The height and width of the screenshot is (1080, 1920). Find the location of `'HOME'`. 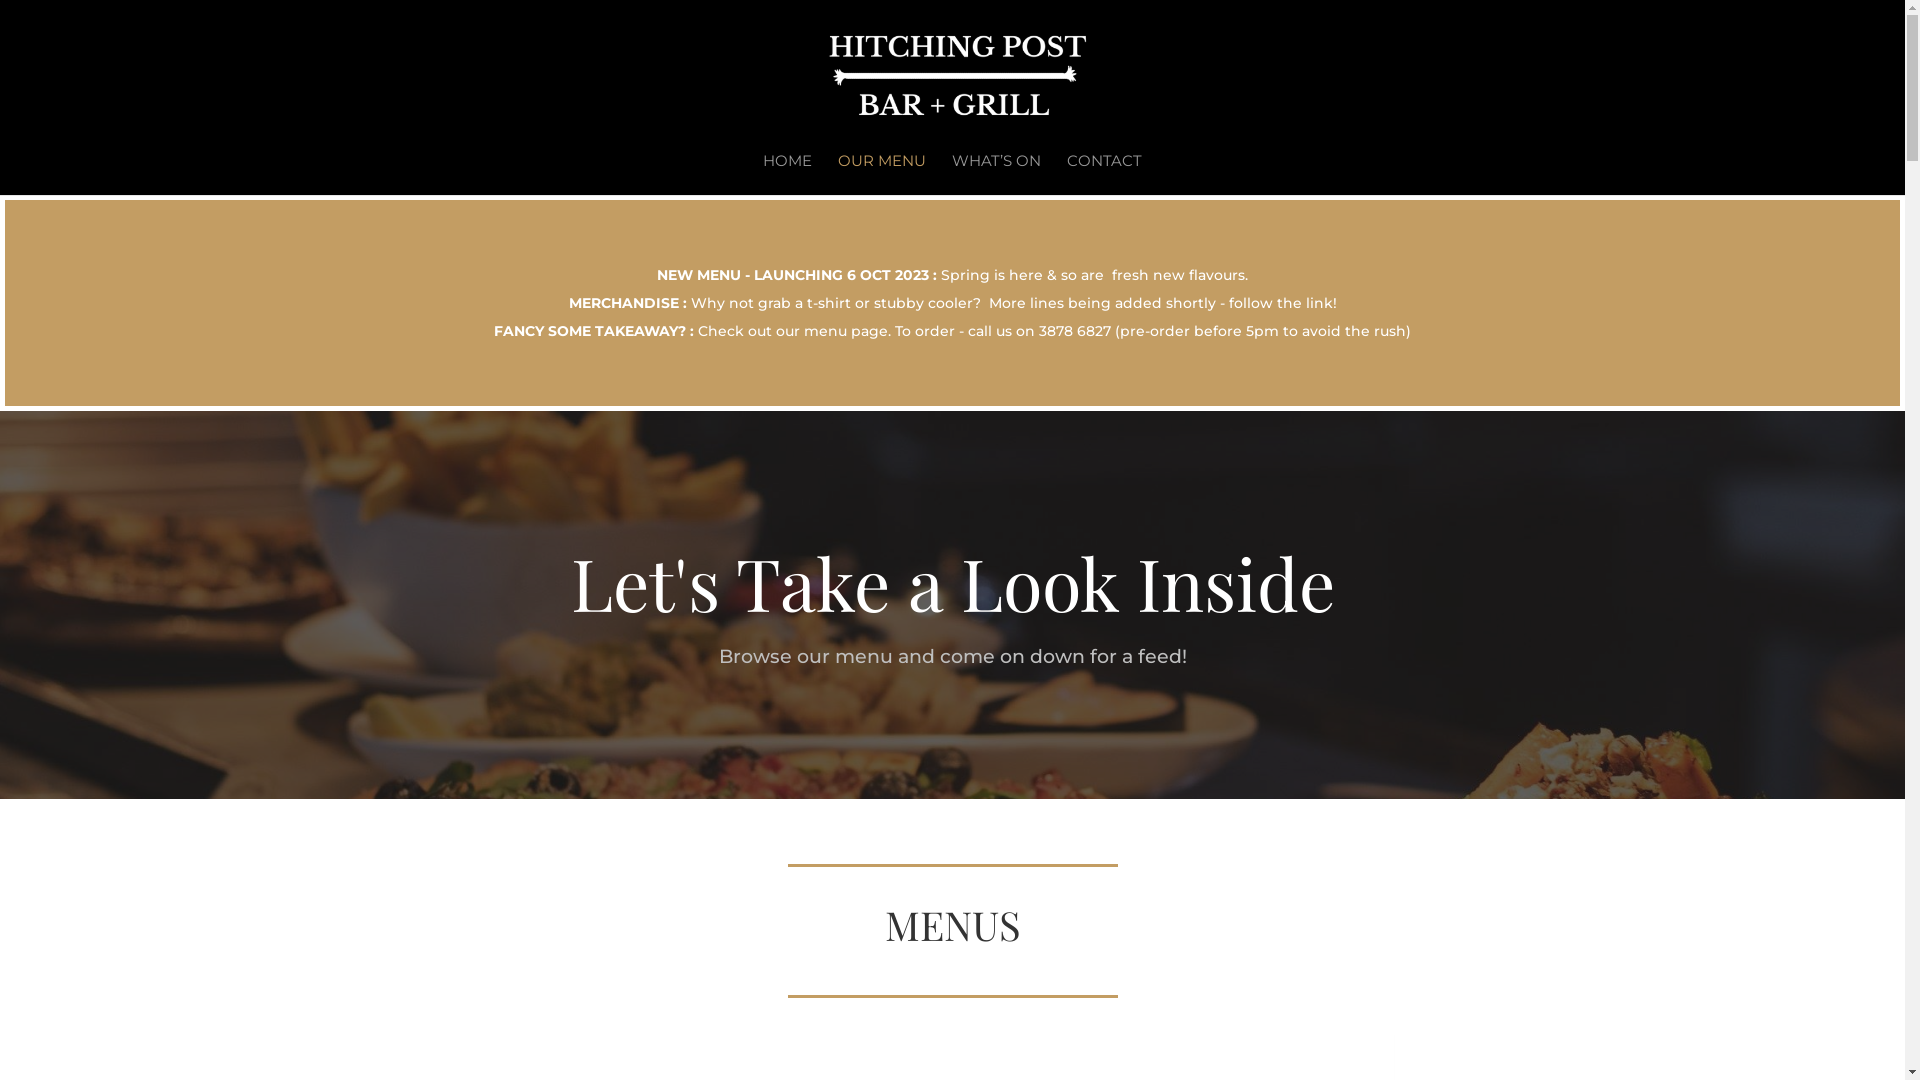

'HOME' is located at coordinates (786, 173).